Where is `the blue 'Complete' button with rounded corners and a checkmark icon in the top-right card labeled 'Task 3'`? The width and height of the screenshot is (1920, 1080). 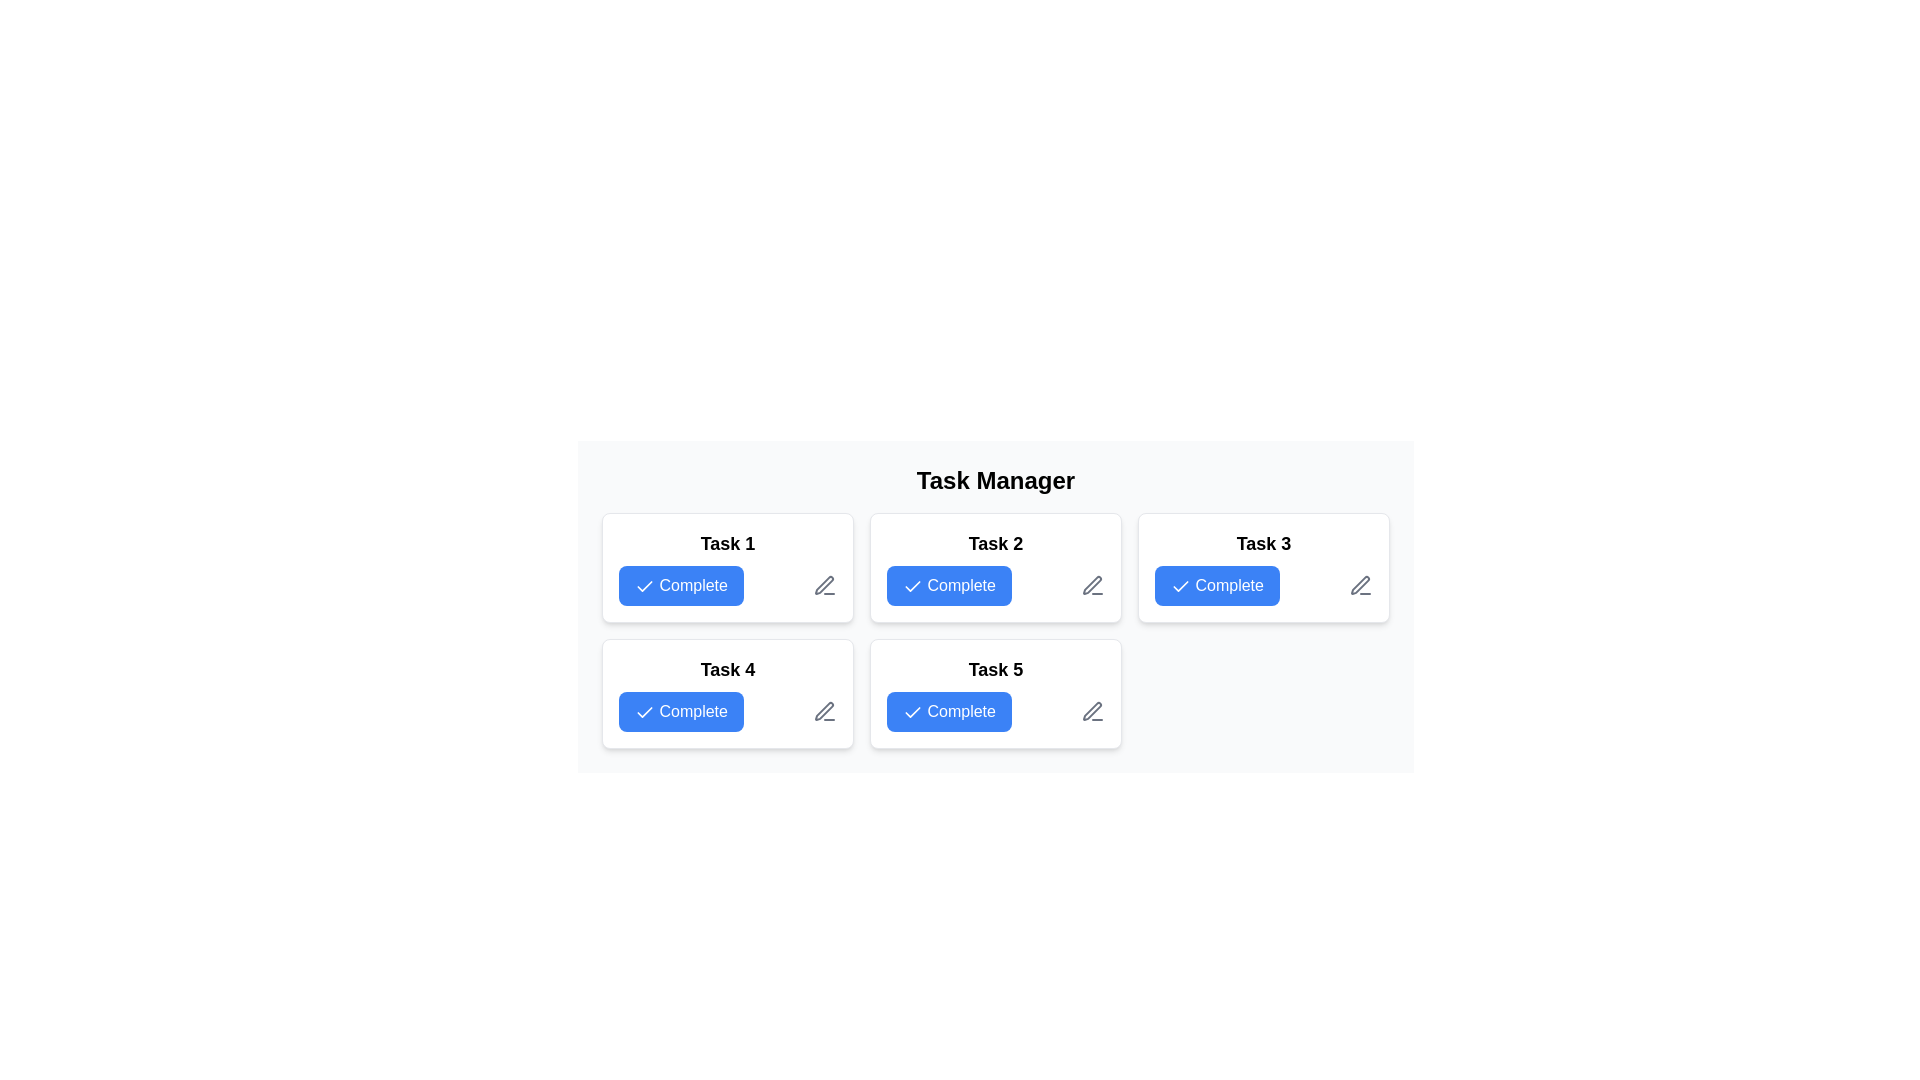 the blue 'Complete' button with rounded corners and a checkmark icon in the top-right card labeled 'Task 3' is located at coordinates (1216, 585).